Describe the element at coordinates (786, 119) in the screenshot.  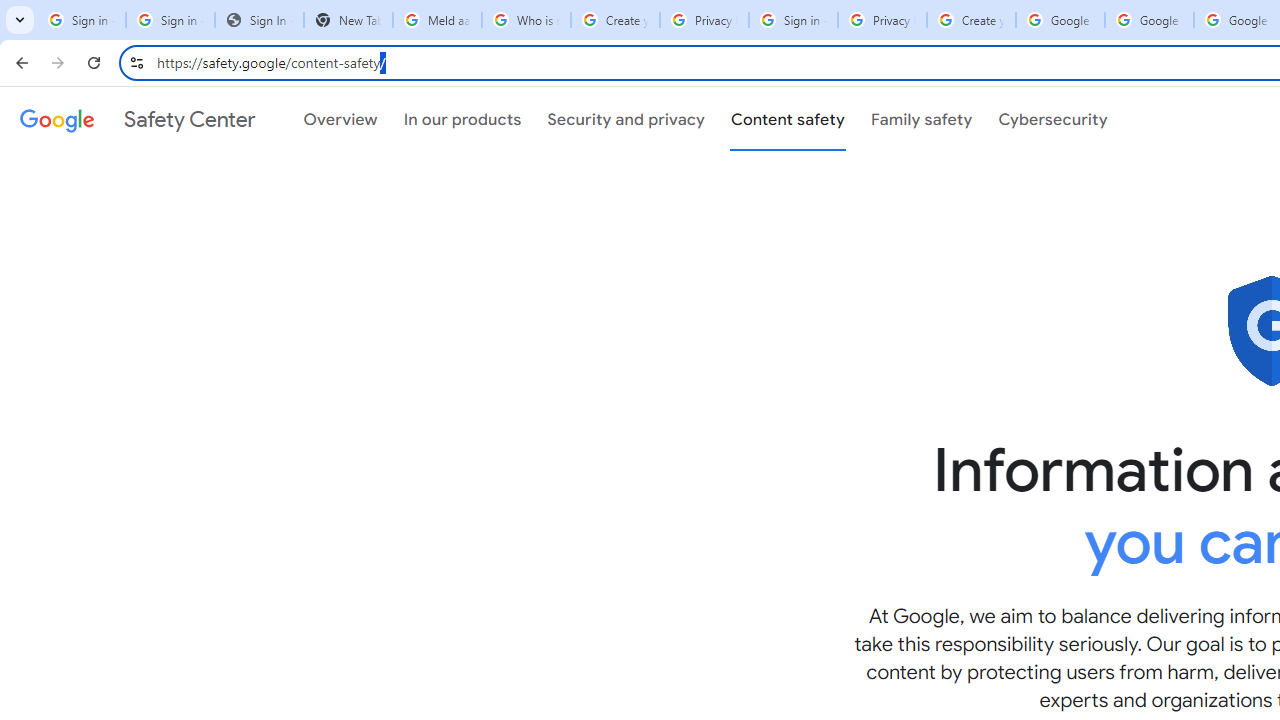
I see `'Content safety'` at that location.